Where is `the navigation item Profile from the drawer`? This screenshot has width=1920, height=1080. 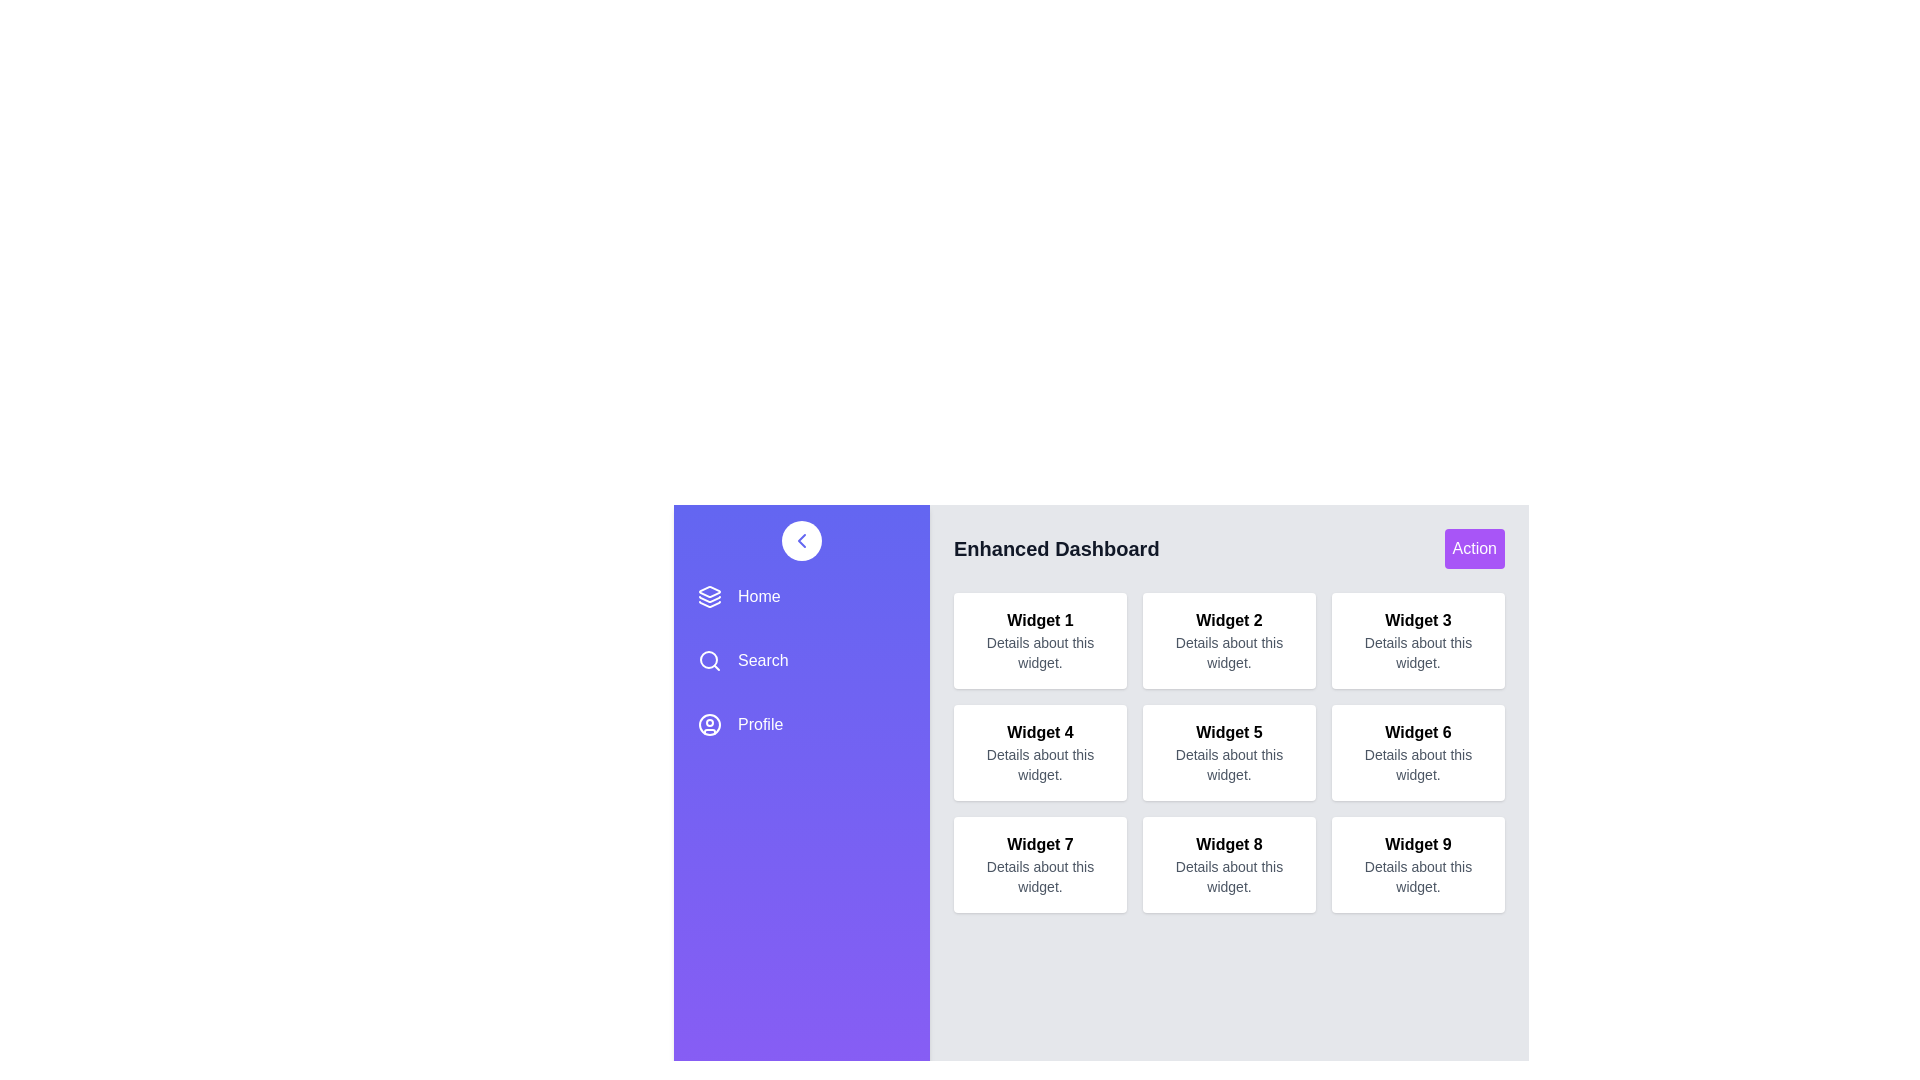
the navigation item Profile from the drawer is located at coordinates (801, 725).